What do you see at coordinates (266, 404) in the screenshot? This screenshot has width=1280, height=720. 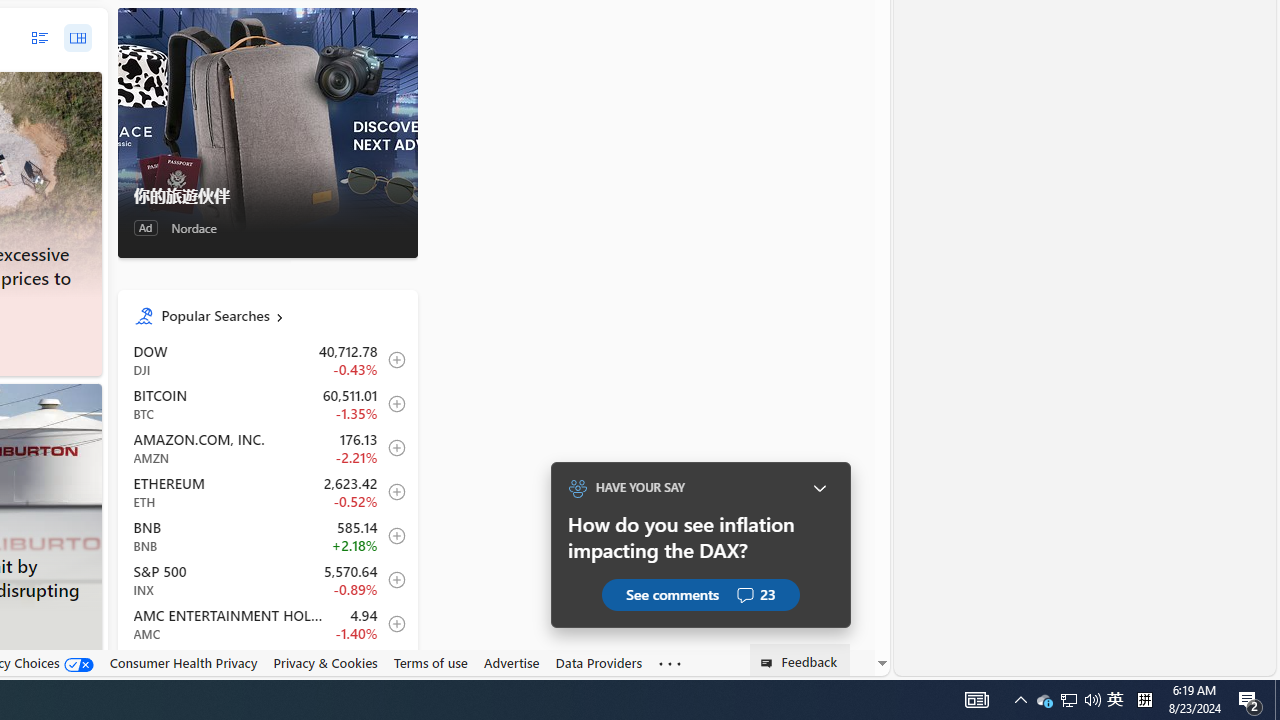 I see `'BTC Bitcoin decrease 60,511.01 -814.48 -1.35% itemundefined'` at bounding box center [266, 404].